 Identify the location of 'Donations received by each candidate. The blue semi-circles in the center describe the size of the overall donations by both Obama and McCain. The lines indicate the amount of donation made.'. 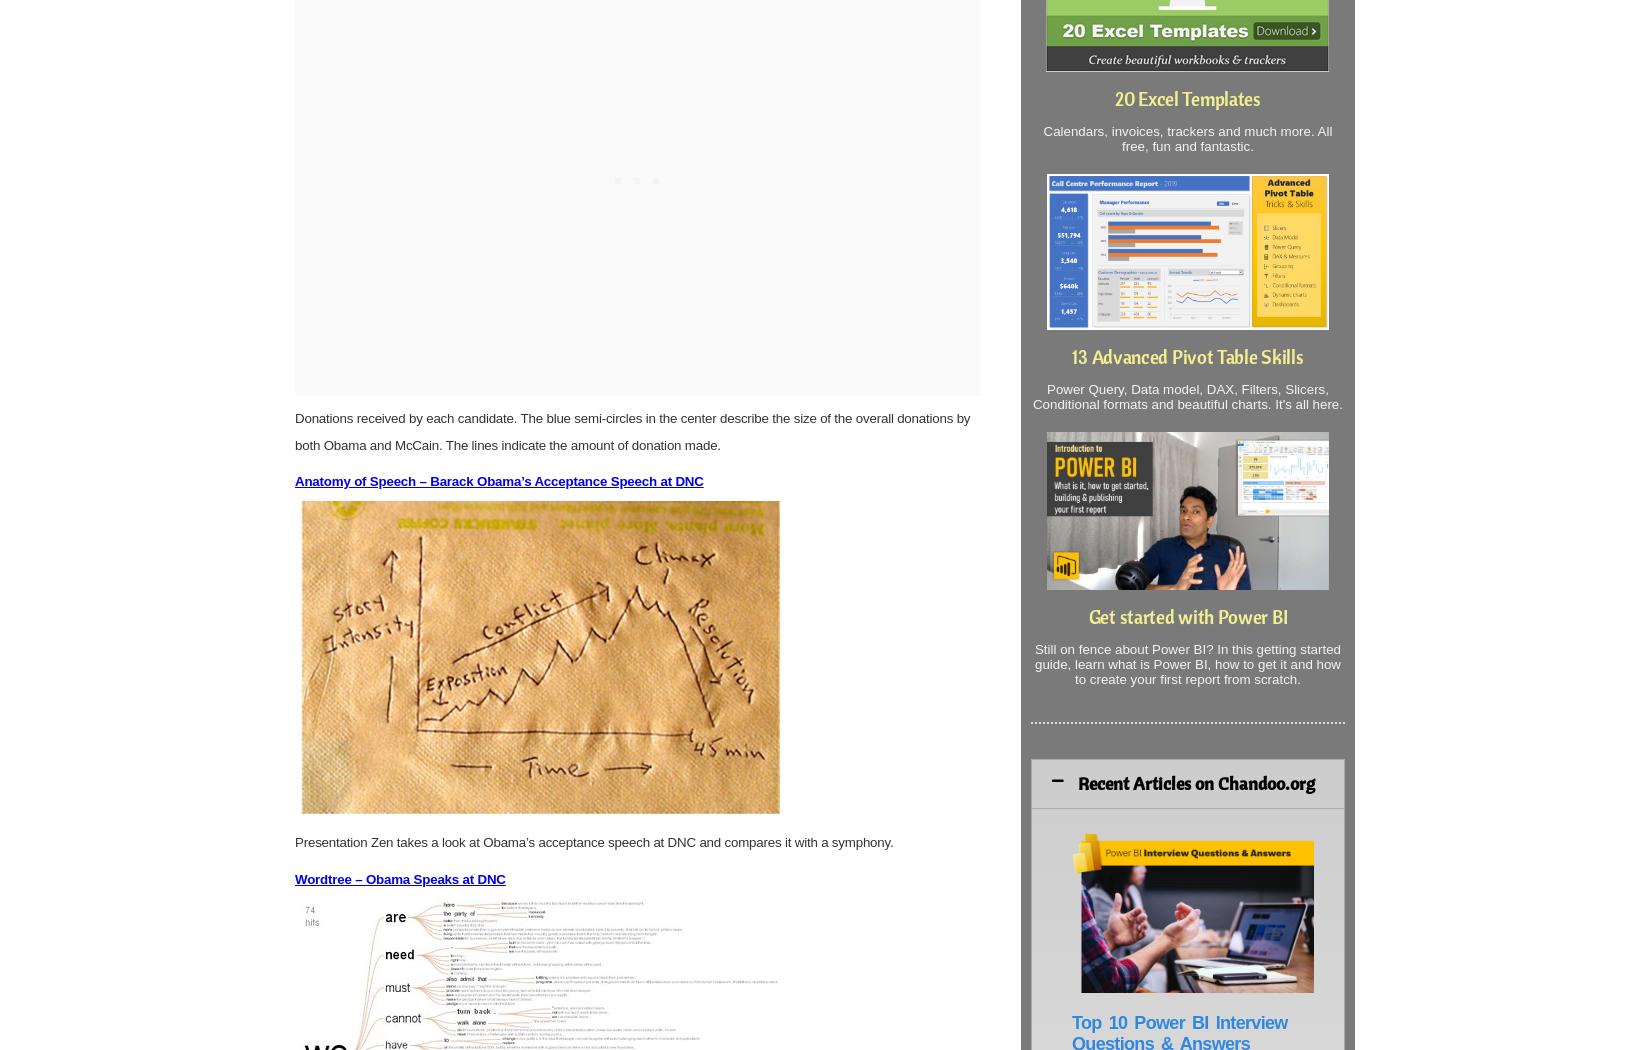
(631, 430).